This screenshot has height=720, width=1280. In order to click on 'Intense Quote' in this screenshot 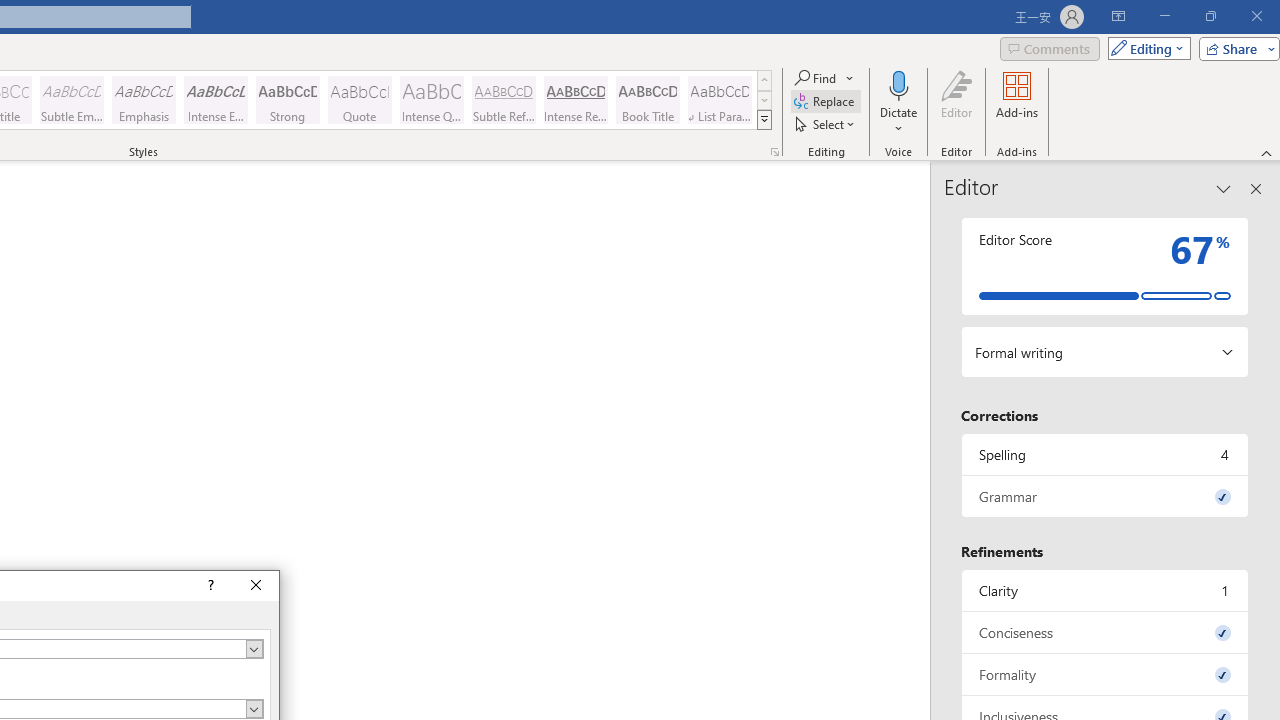, I will do `click(431, 100)`.